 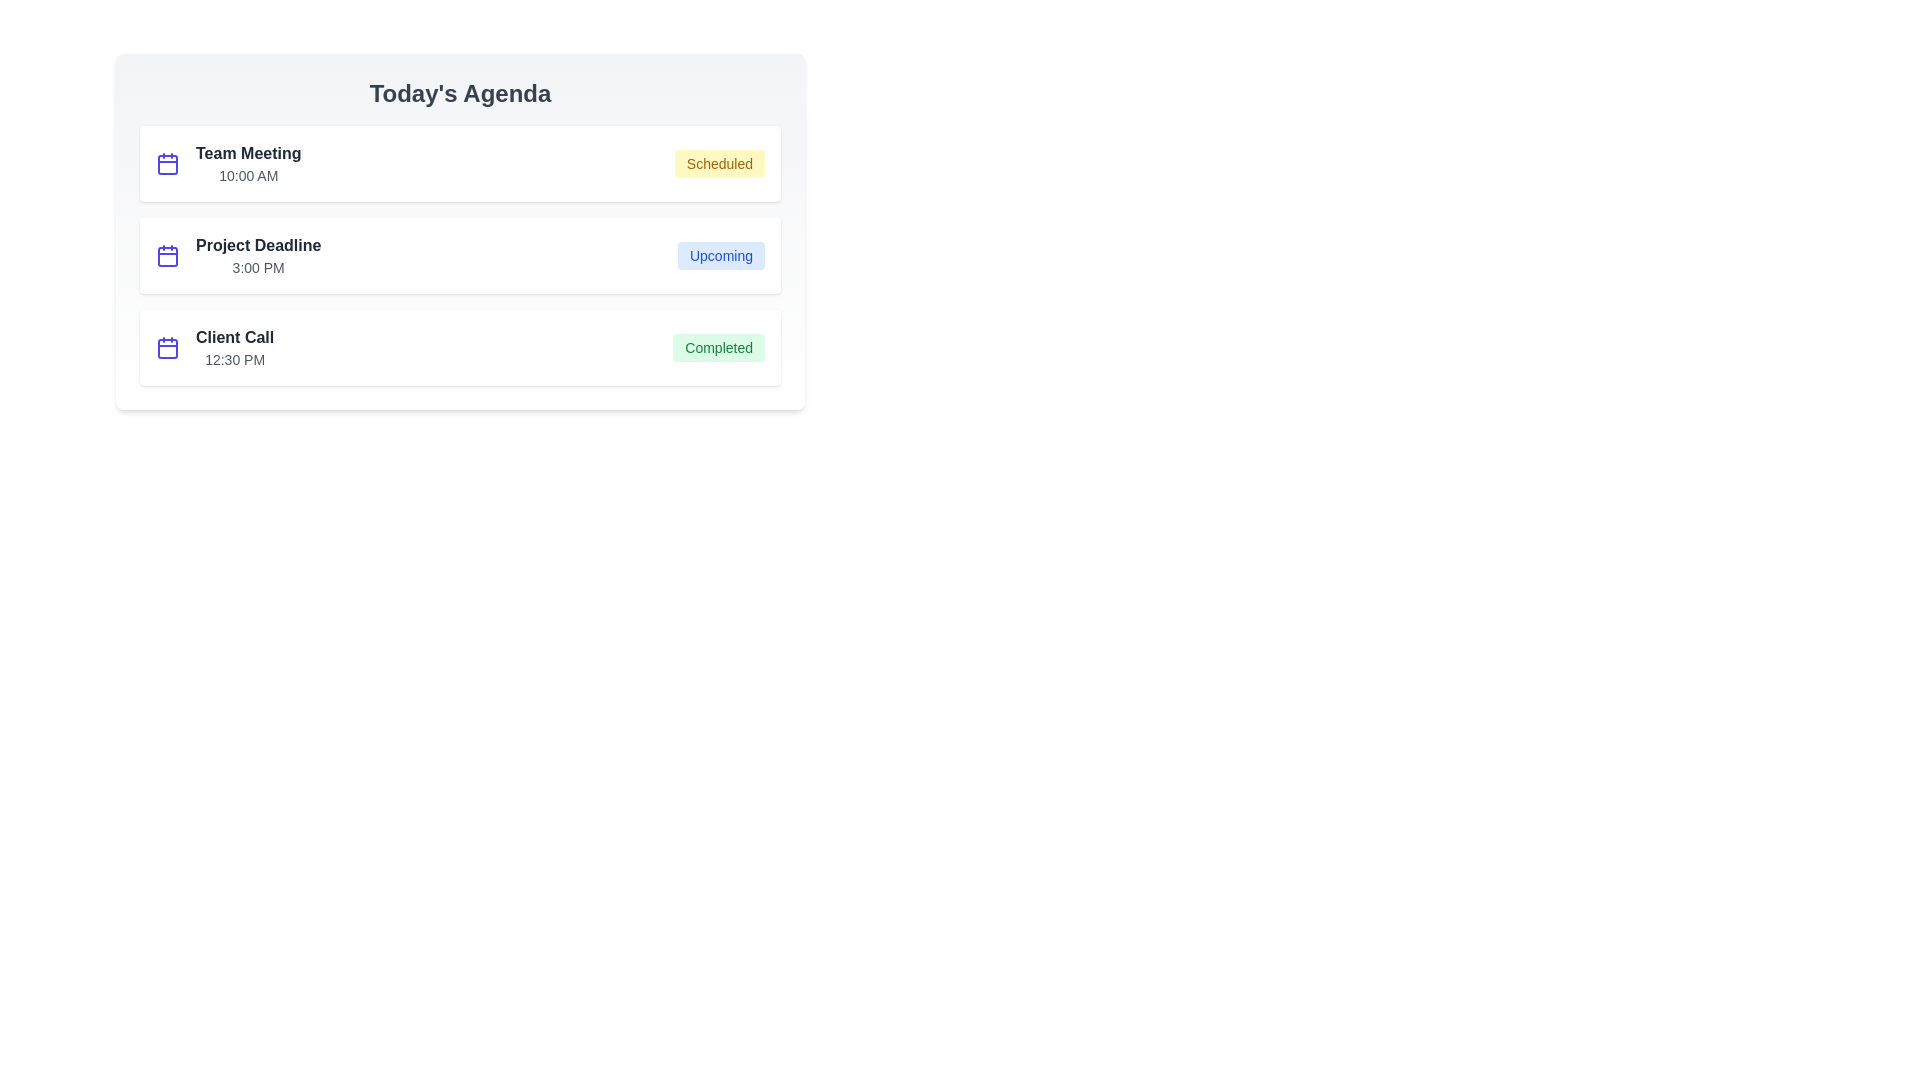 I want to click on the event item corresponding to Client Call, so click(x=459, y=346).